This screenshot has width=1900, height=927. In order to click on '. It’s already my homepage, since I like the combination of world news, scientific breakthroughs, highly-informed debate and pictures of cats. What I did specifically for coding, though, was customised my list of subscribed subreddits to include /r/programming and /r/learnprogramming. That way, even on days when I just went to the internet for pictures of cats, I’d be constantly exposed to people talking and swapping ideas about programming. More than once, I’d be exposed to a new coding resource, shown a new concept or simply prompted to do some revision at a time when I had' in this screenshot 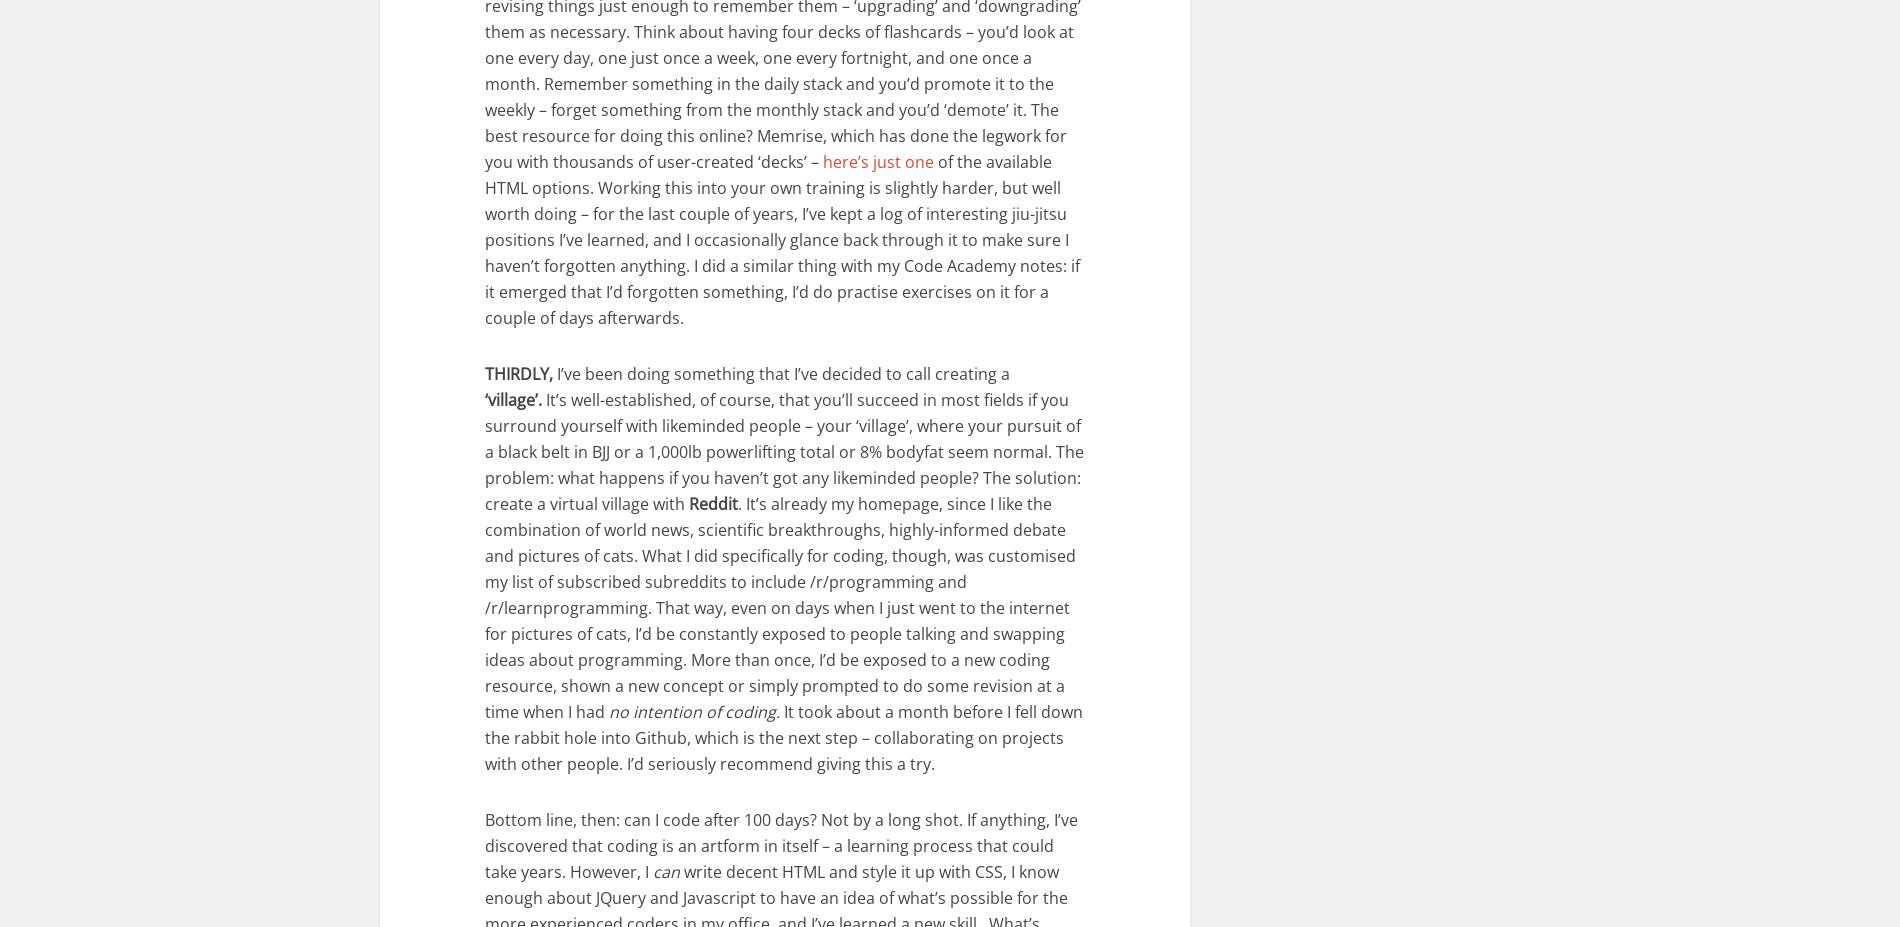, I will do `click(779, 606)`.